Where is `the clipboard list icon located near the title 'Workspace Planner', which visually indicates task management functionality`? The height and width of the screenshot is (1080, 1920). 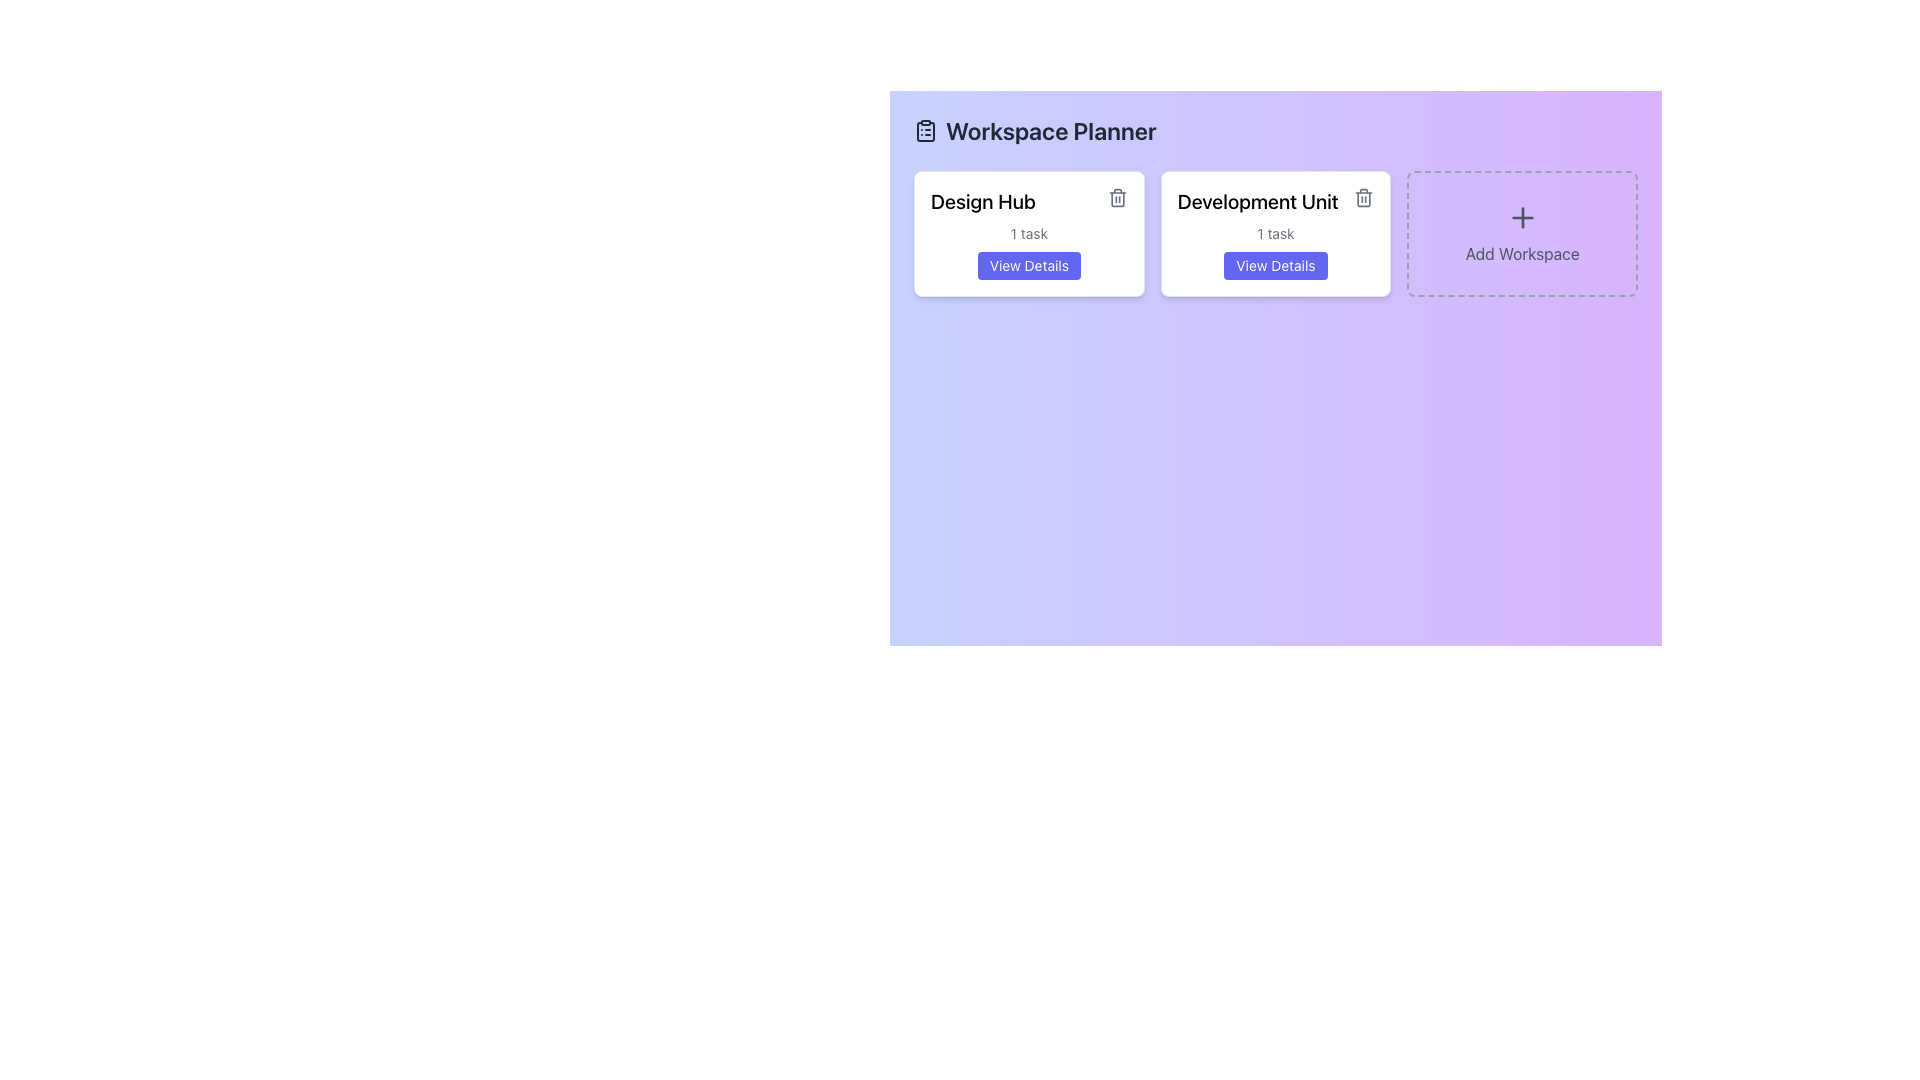 the clipboard list icon located near the title 'Workspace Planner', which visually indicates task management functionality is located at coordinates (925, 131).